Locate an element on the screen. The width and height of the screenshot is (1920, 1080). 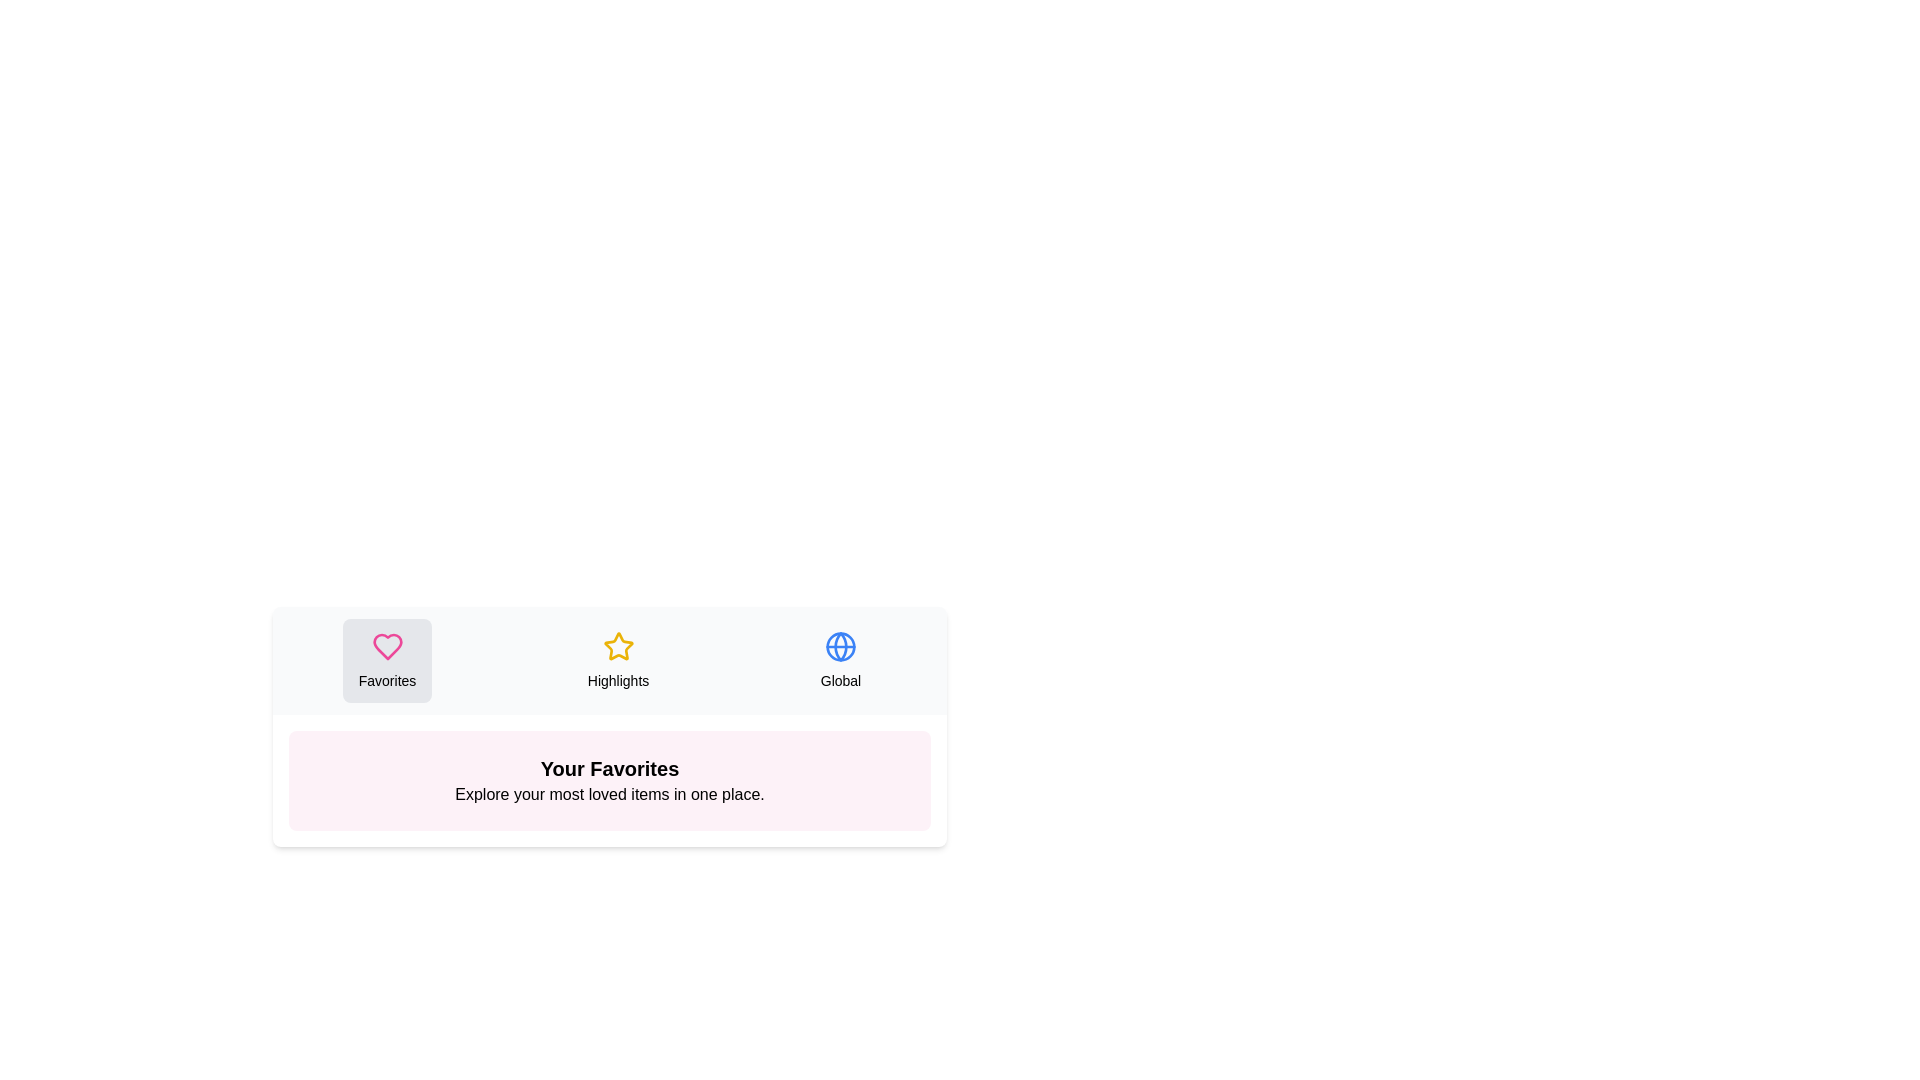
the Highlights tab is located at coordinates (617, 660).